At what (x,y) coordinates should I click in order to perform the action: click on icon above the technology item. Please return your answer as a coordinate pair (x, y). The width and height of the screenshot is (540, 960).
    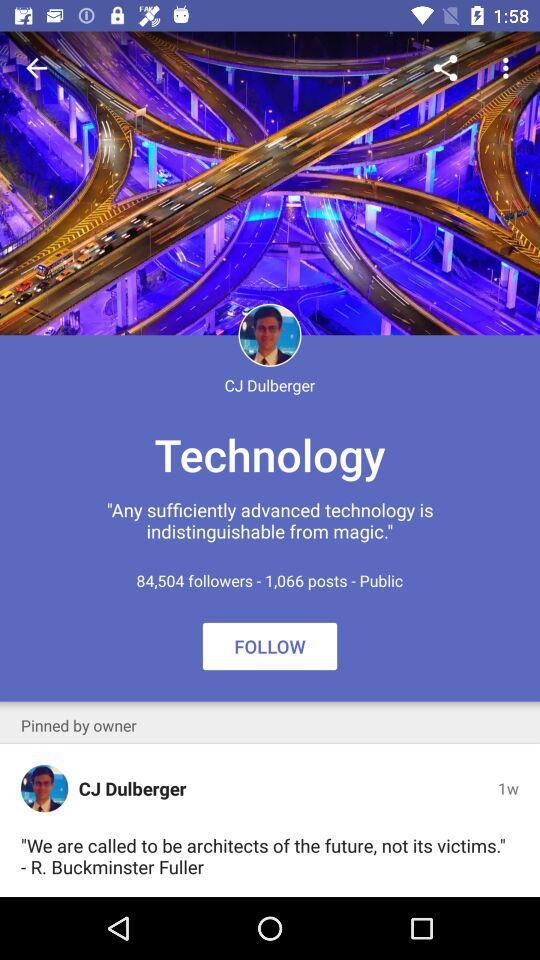
    Looking at the image, I should click on (445, 68).